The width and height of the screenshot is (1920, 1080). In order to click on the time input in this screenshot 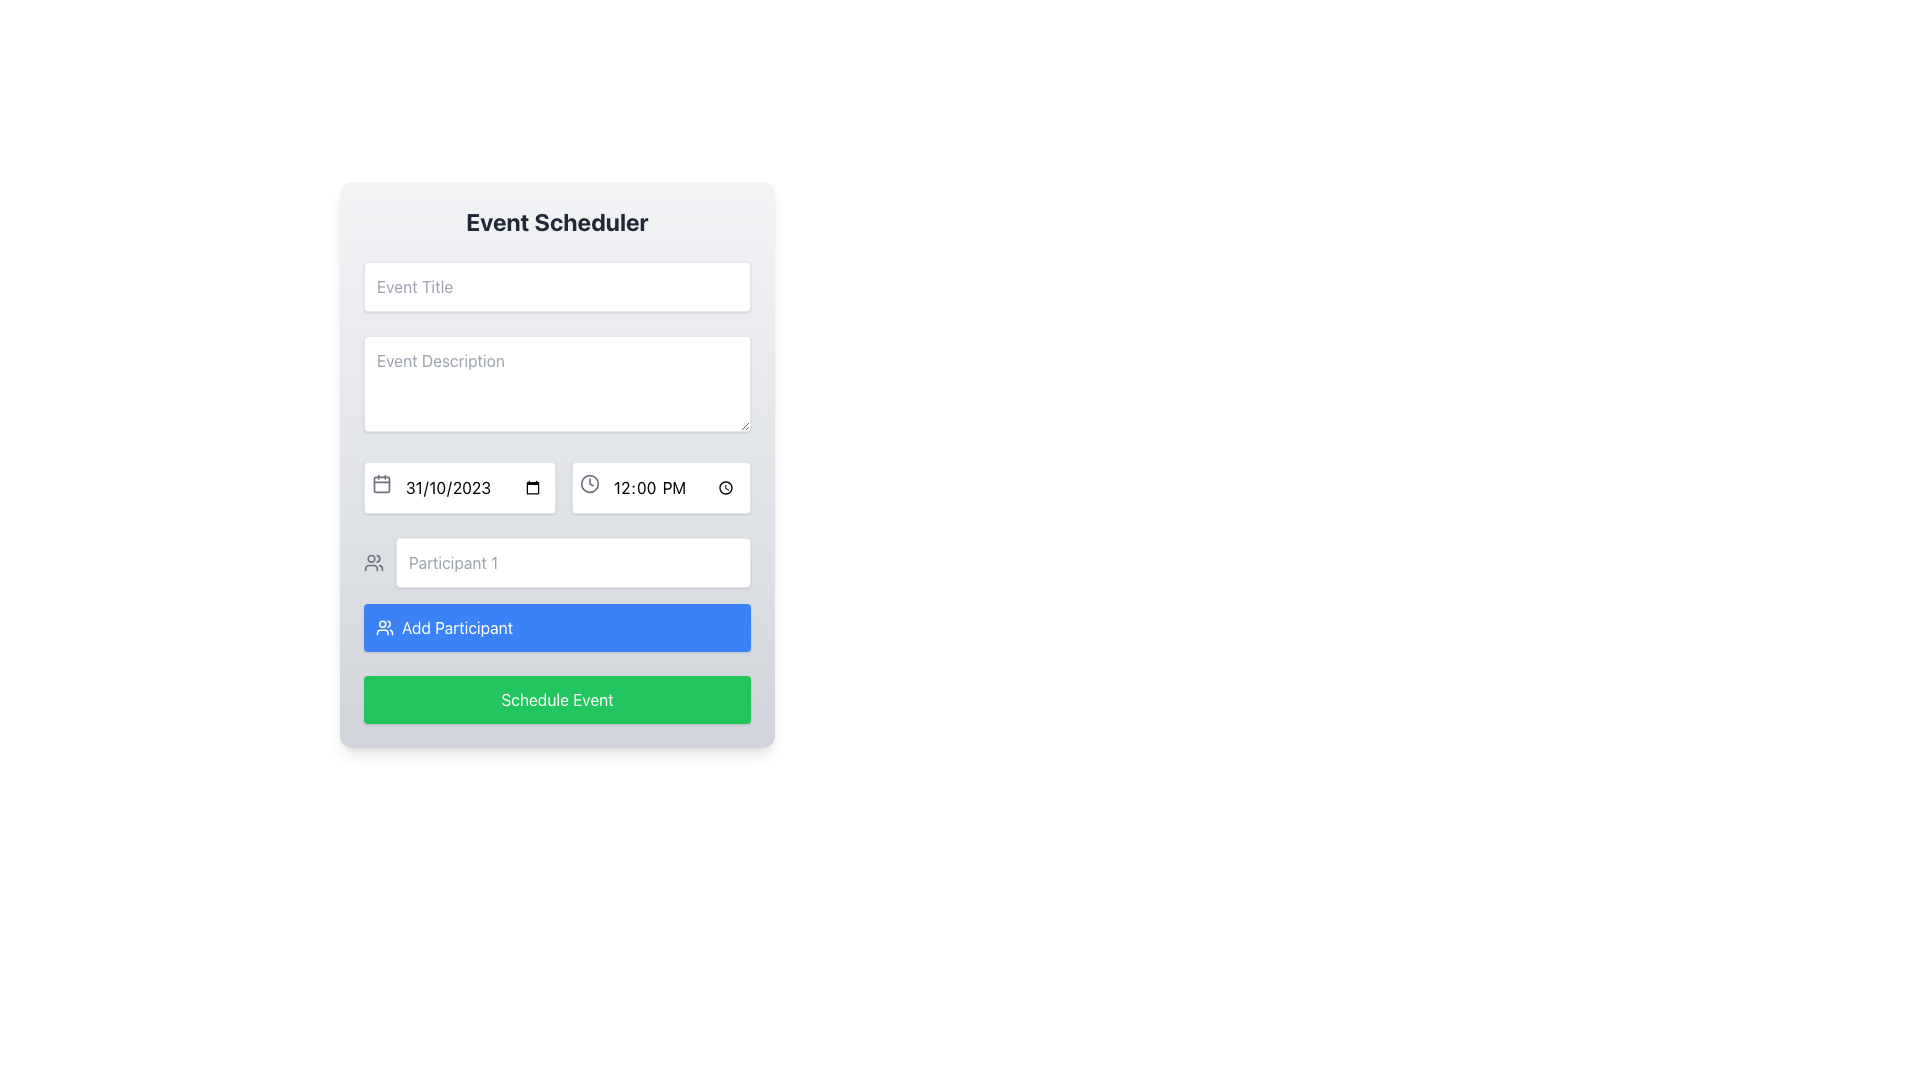, I will do `click(661, 488)`.